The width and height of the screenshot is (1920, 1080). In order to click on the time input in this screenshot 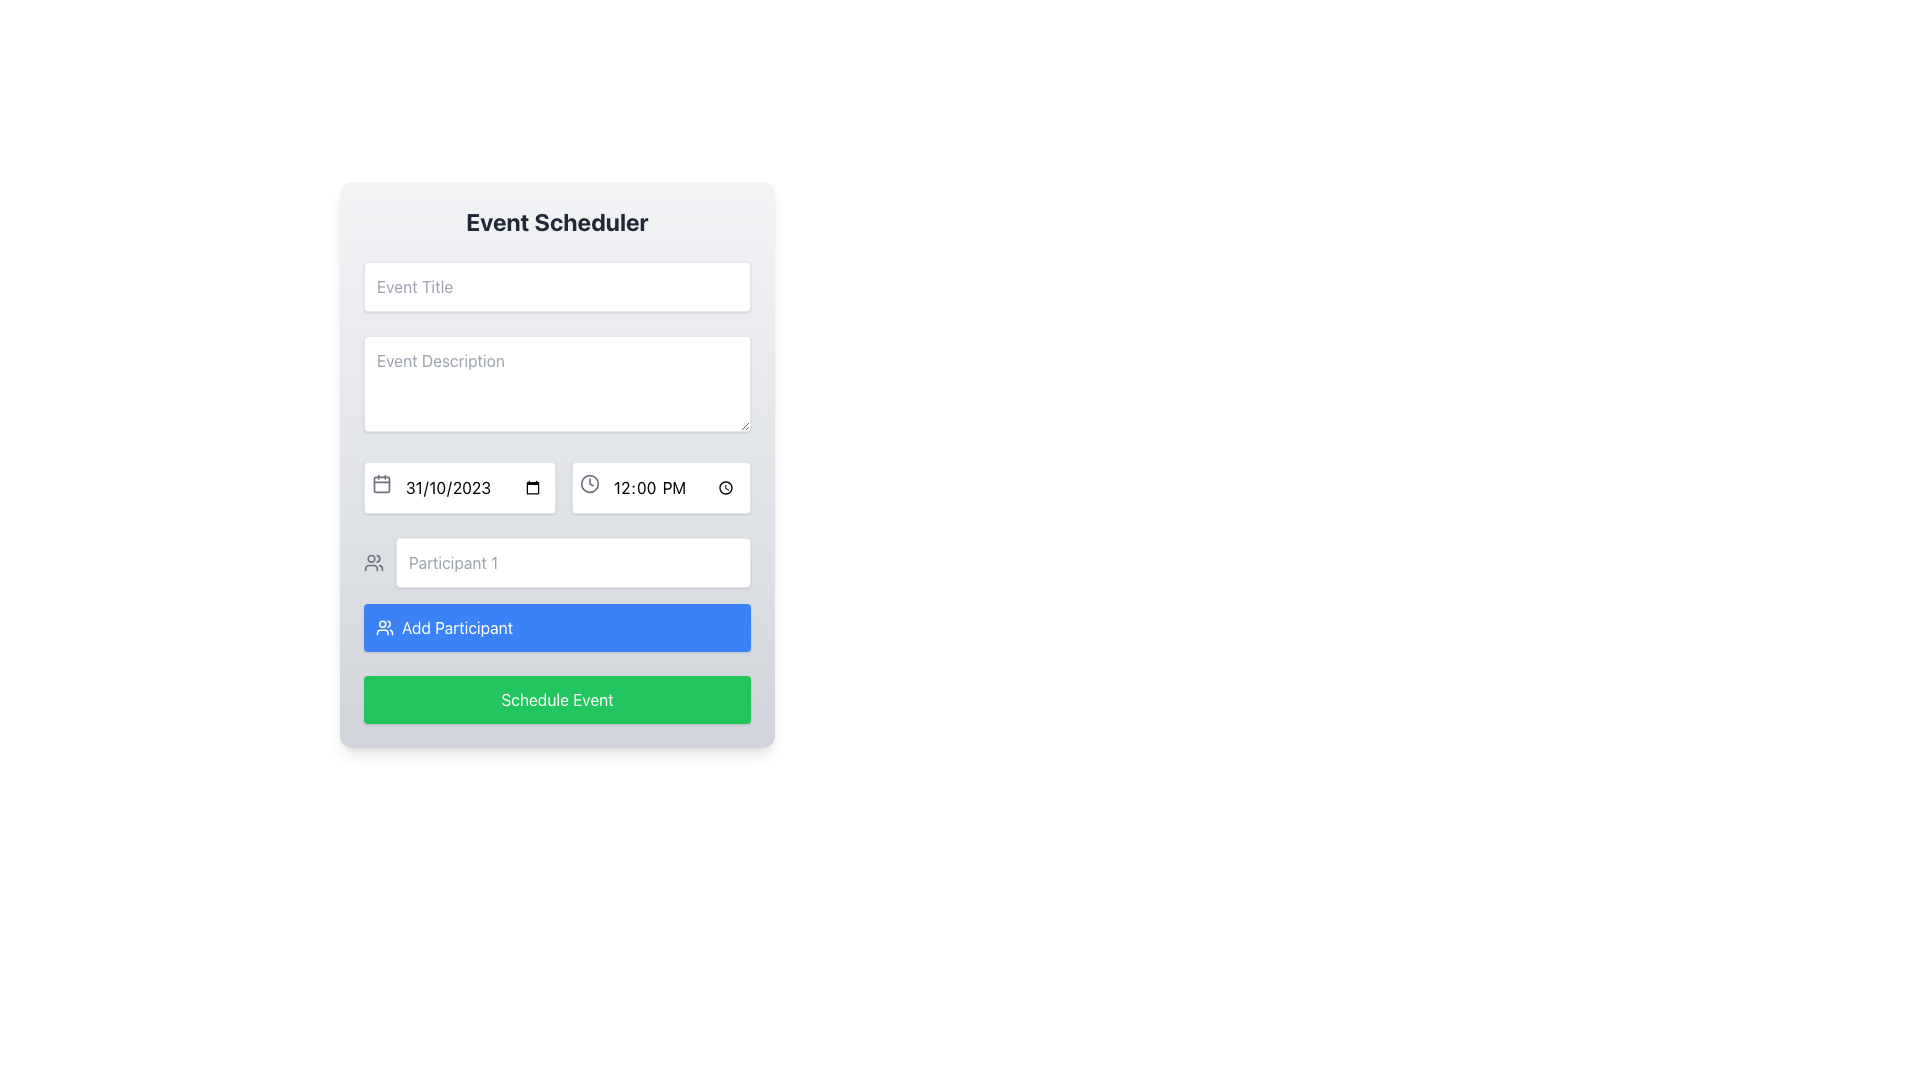, I will do `click(661, 488)`.